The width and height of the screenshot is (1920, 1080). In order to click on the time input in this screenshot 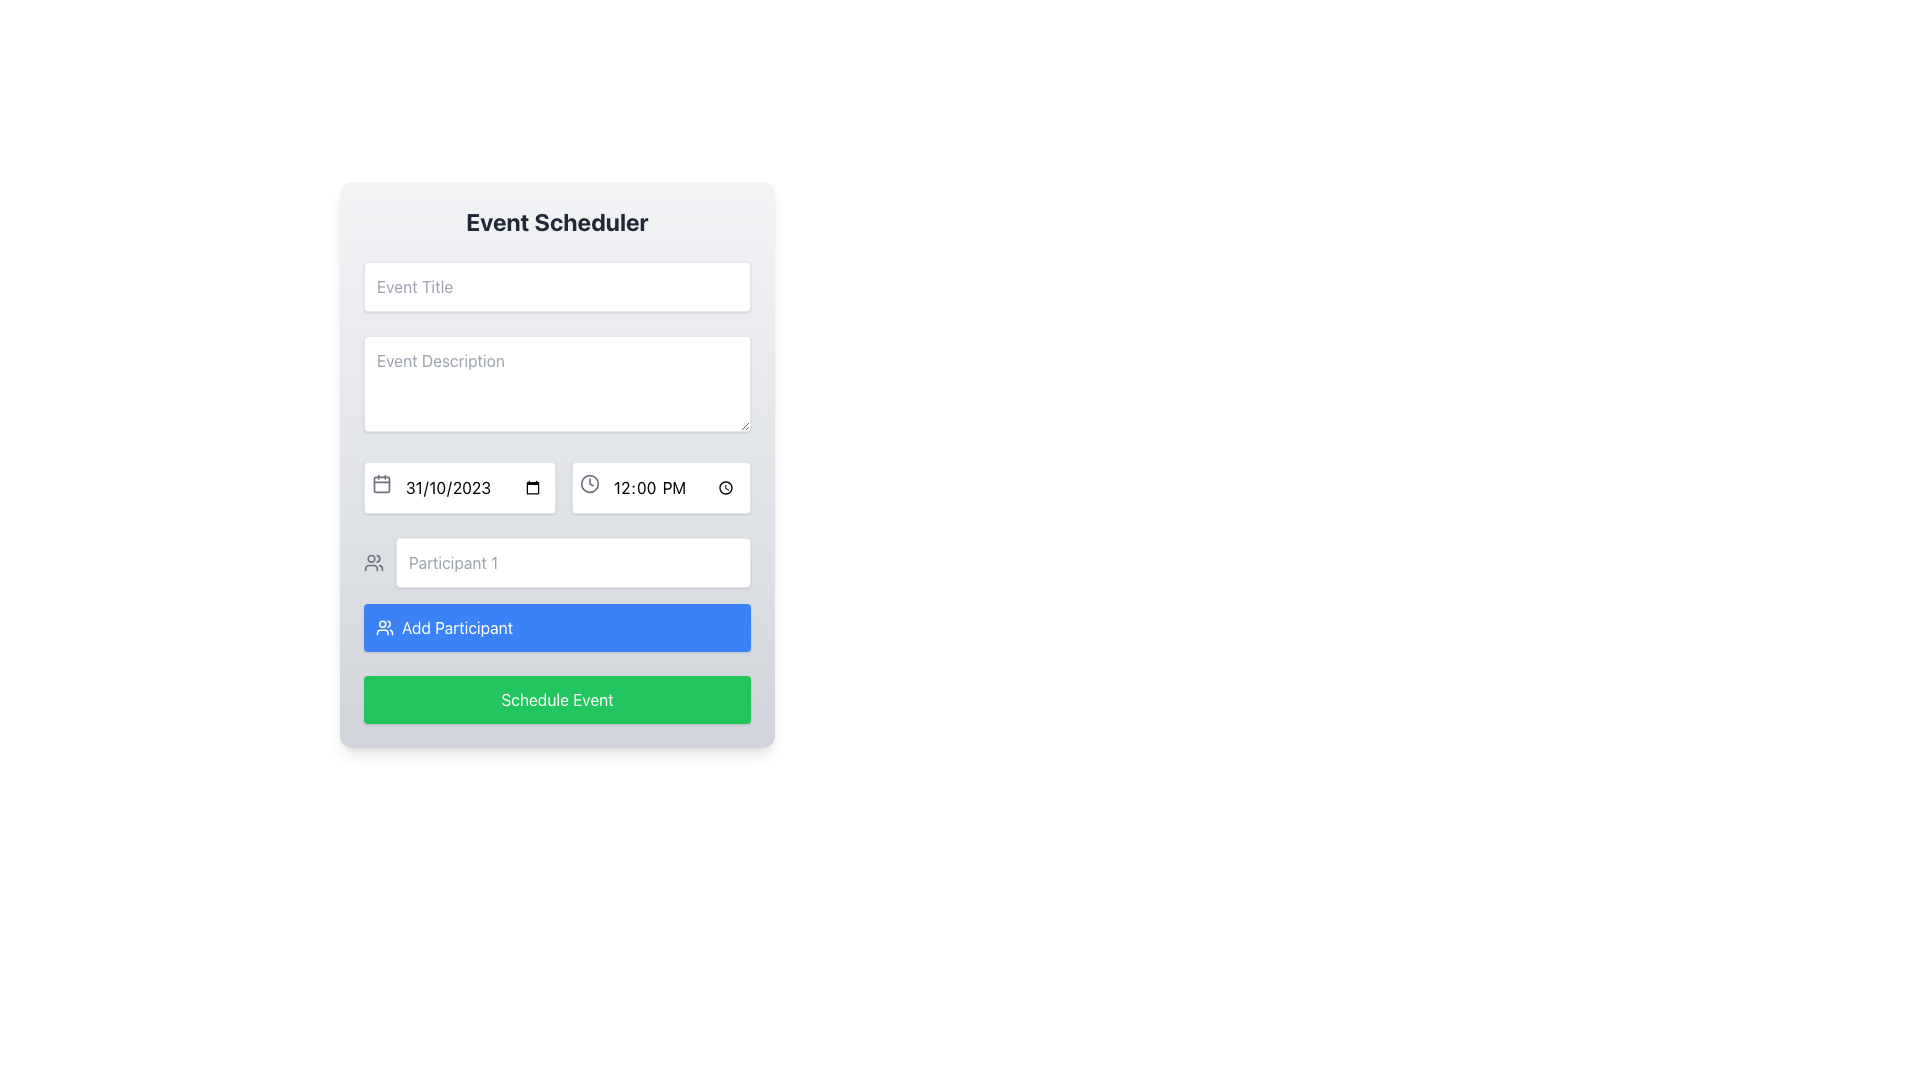, I will do `click(661, 488)`.